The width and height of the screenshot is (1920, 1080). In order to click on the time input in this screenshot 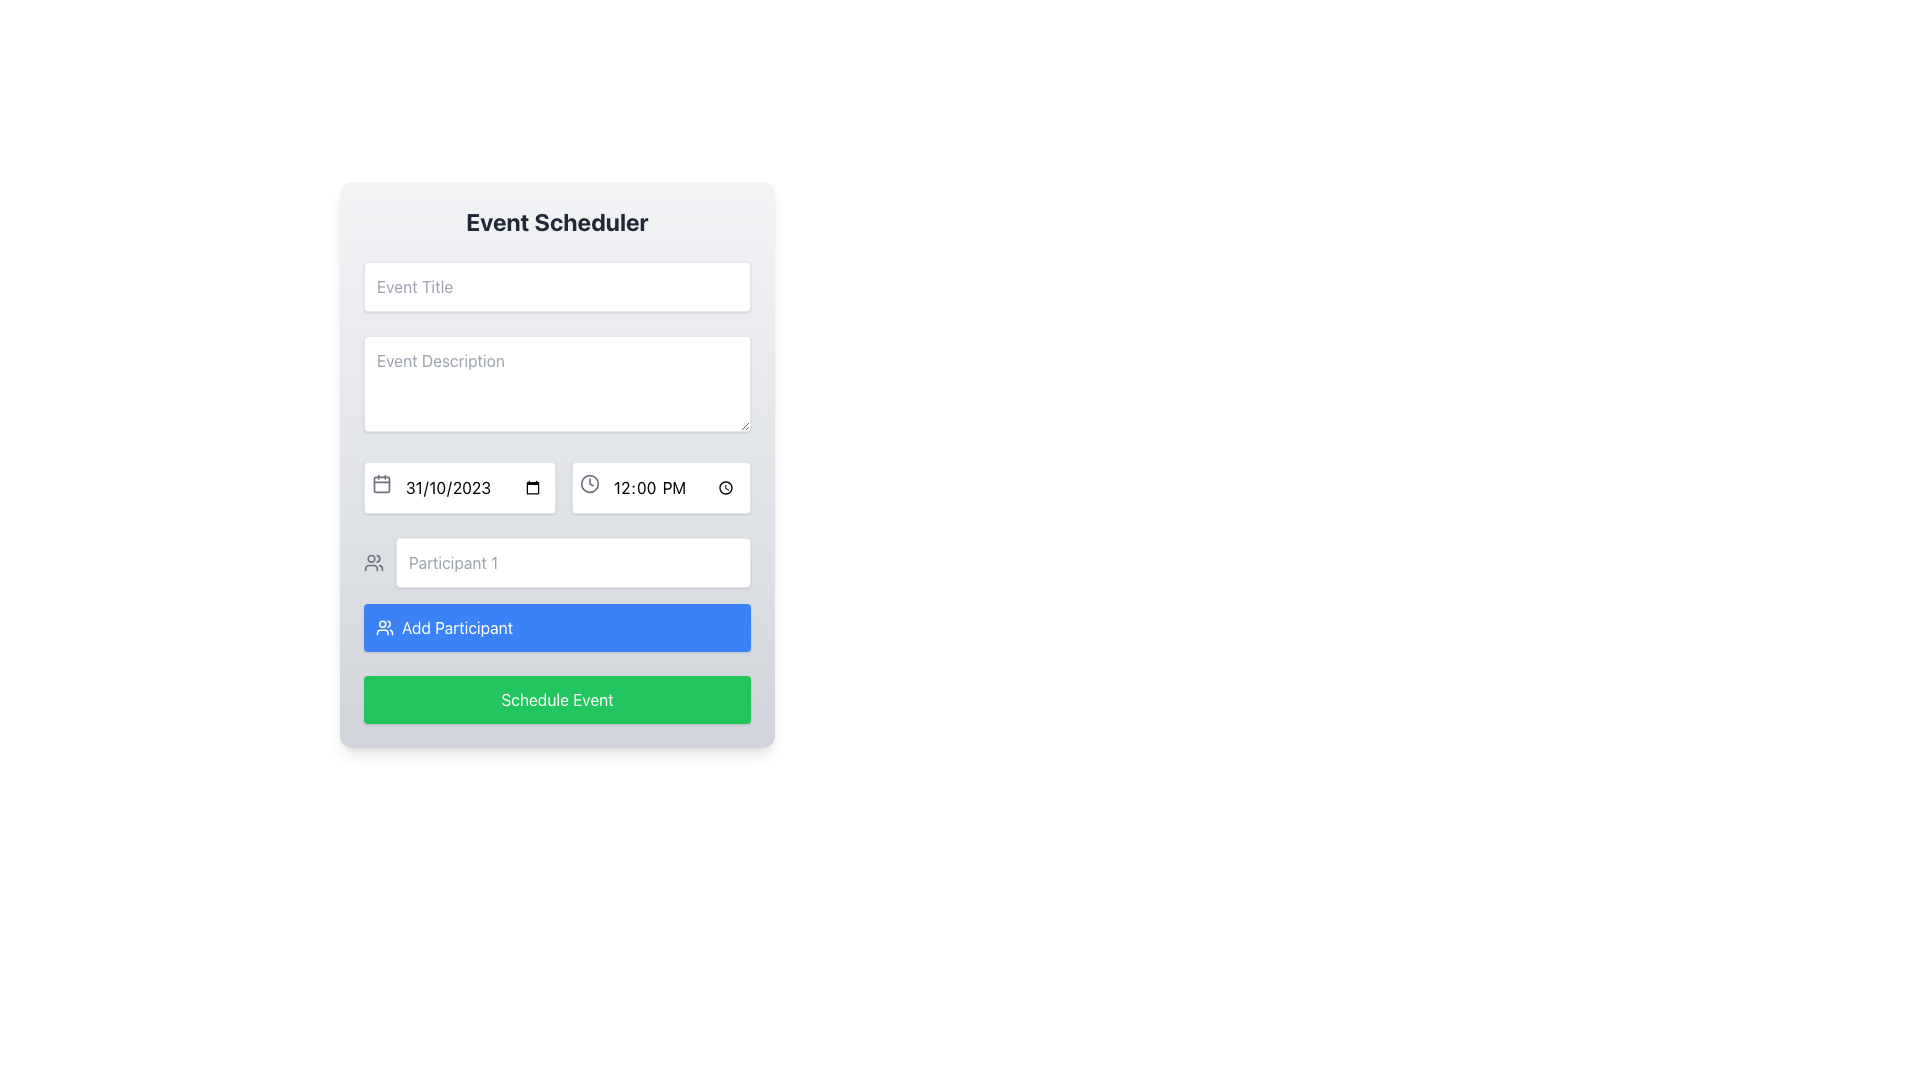, I will do `click(661, 488)`.